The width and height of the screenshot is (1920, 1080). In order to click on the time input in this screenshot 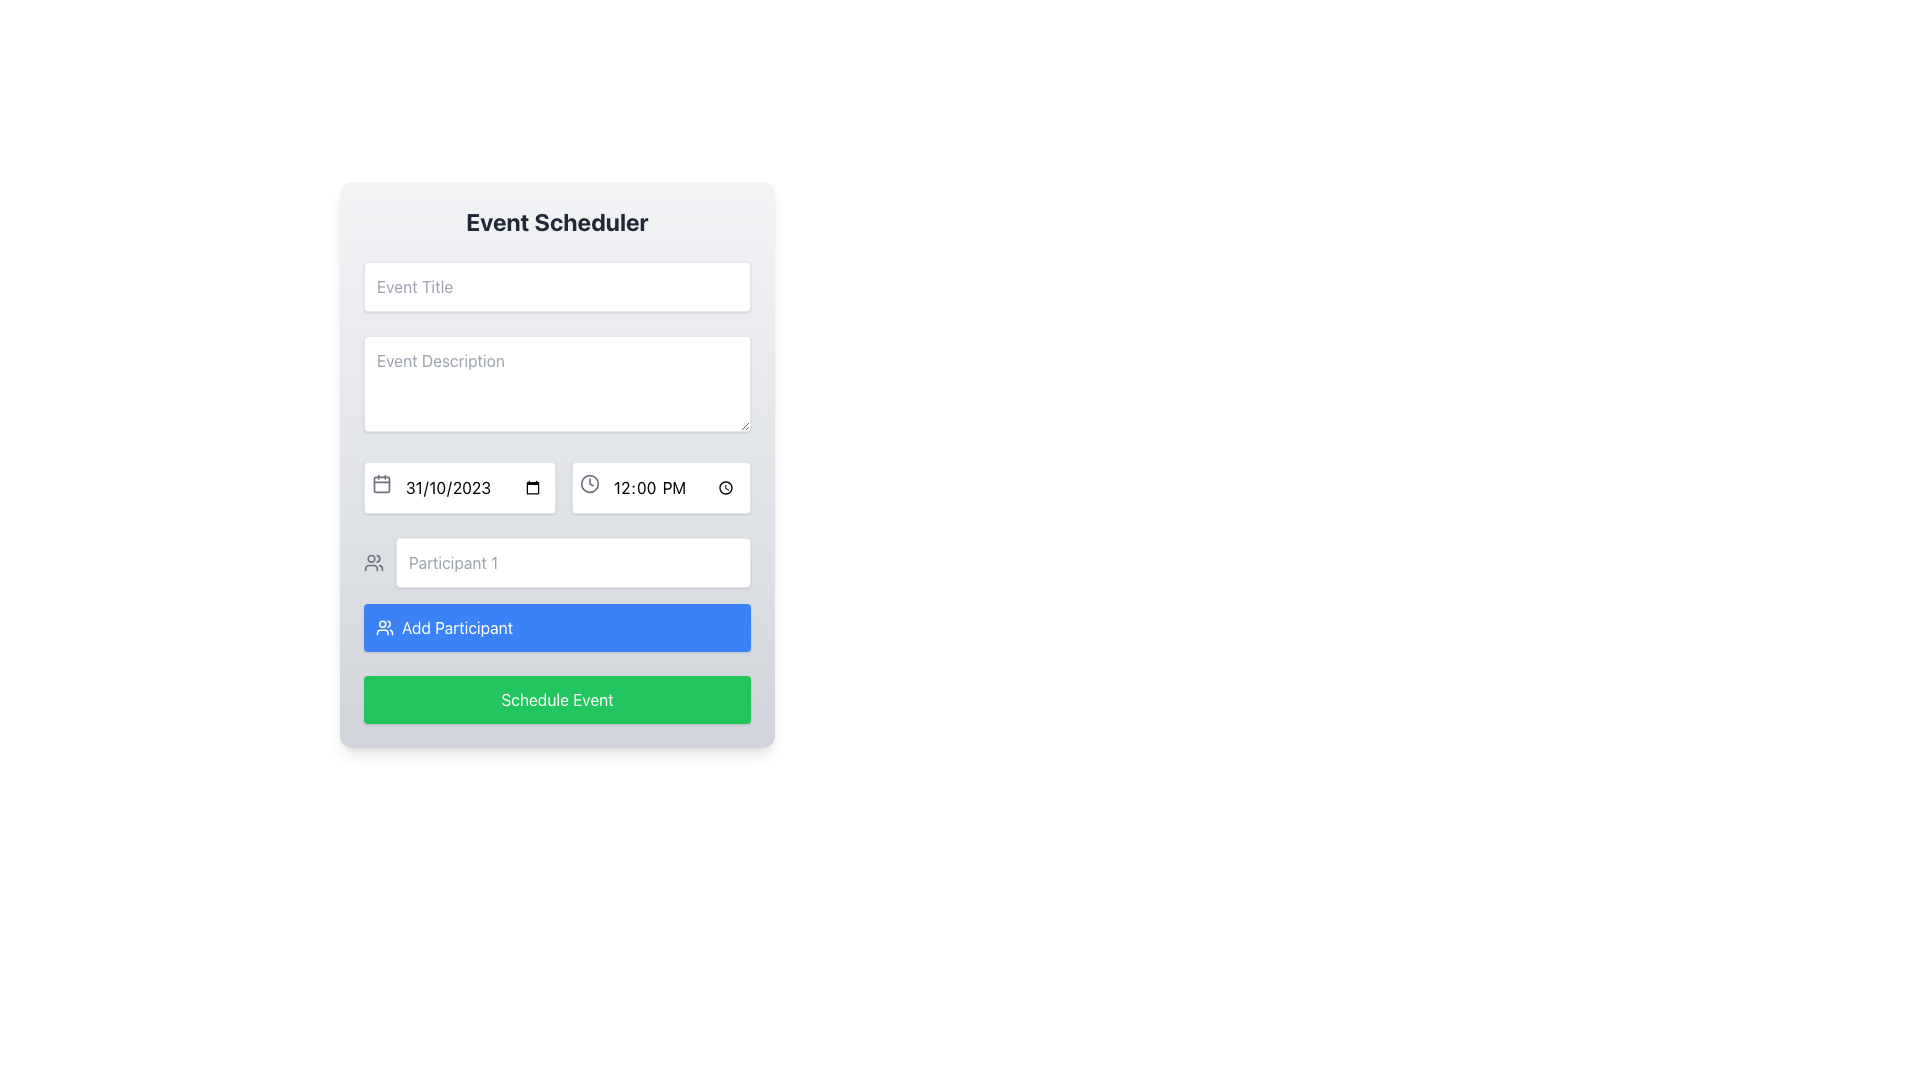, I will do `click(661, 488)`.